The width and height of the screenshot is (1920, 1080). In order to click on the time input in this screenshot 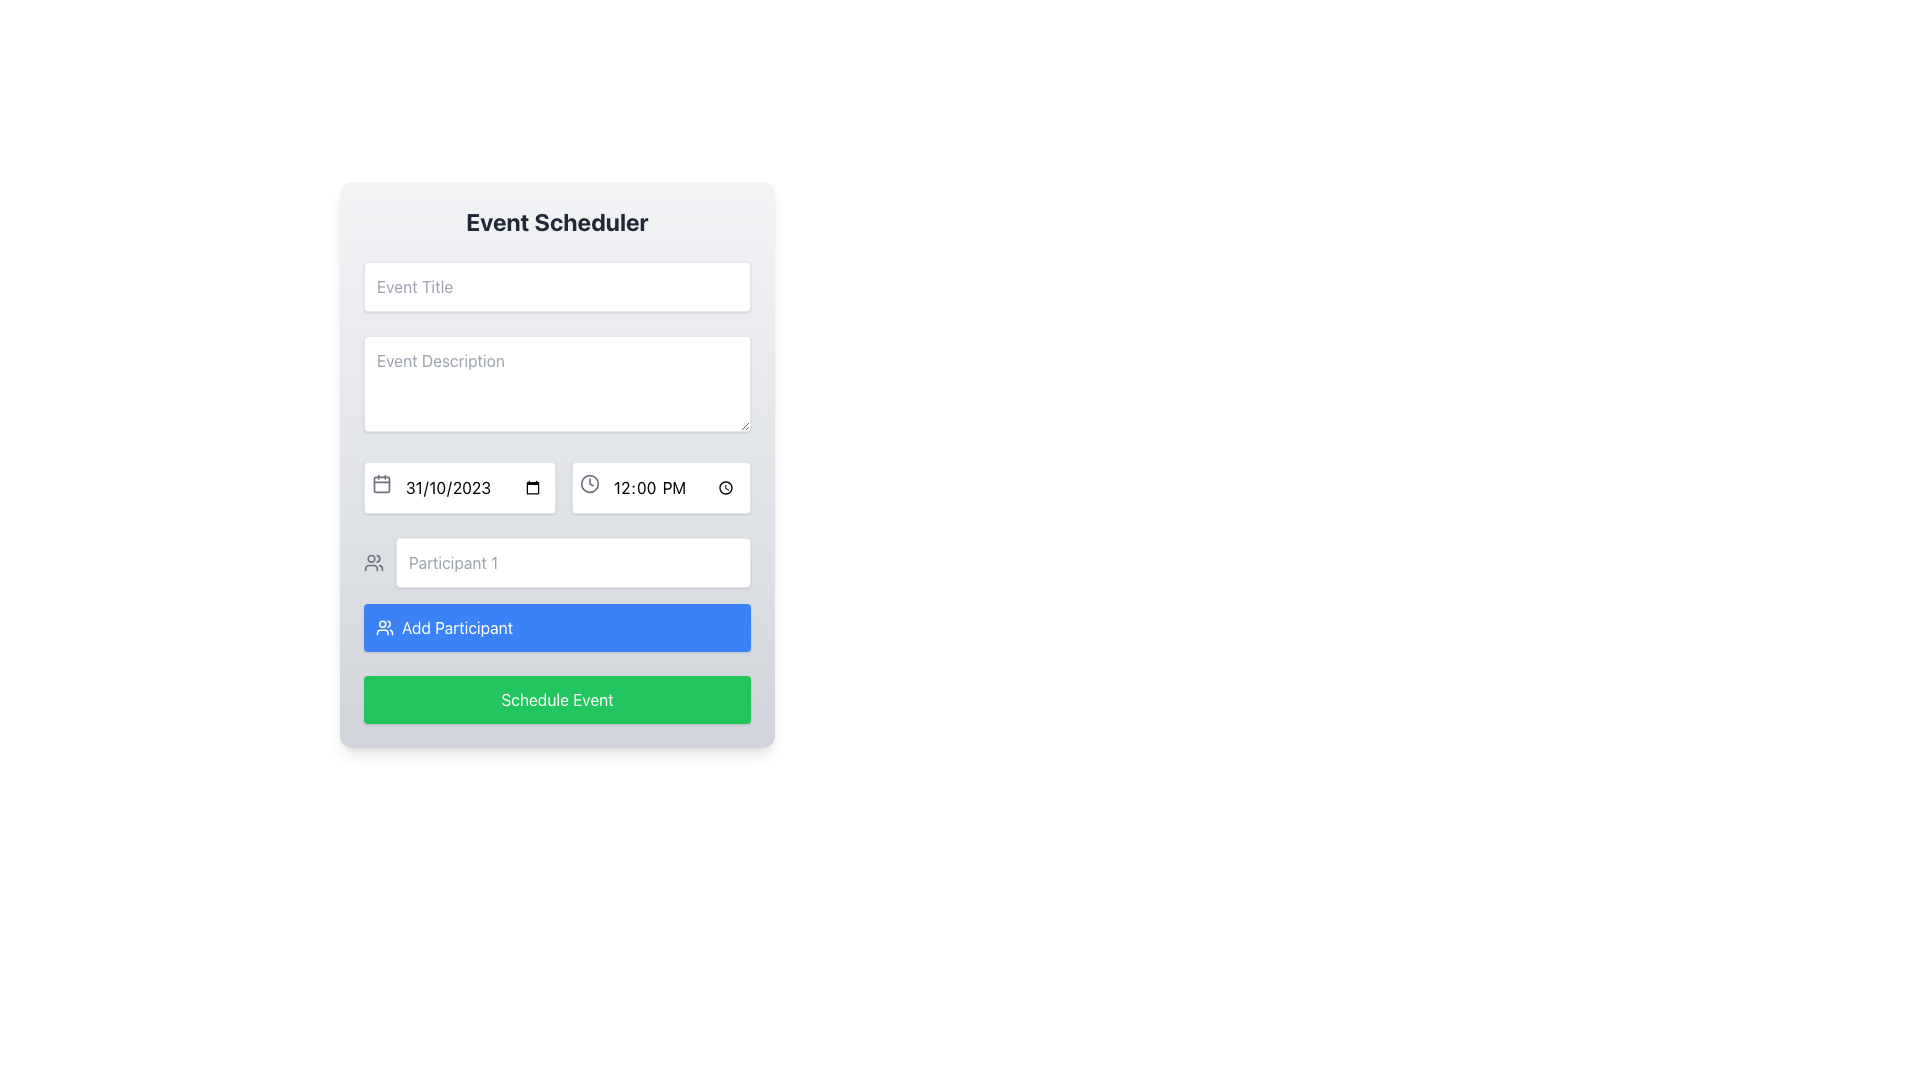, I will do `click(661, 488)`.